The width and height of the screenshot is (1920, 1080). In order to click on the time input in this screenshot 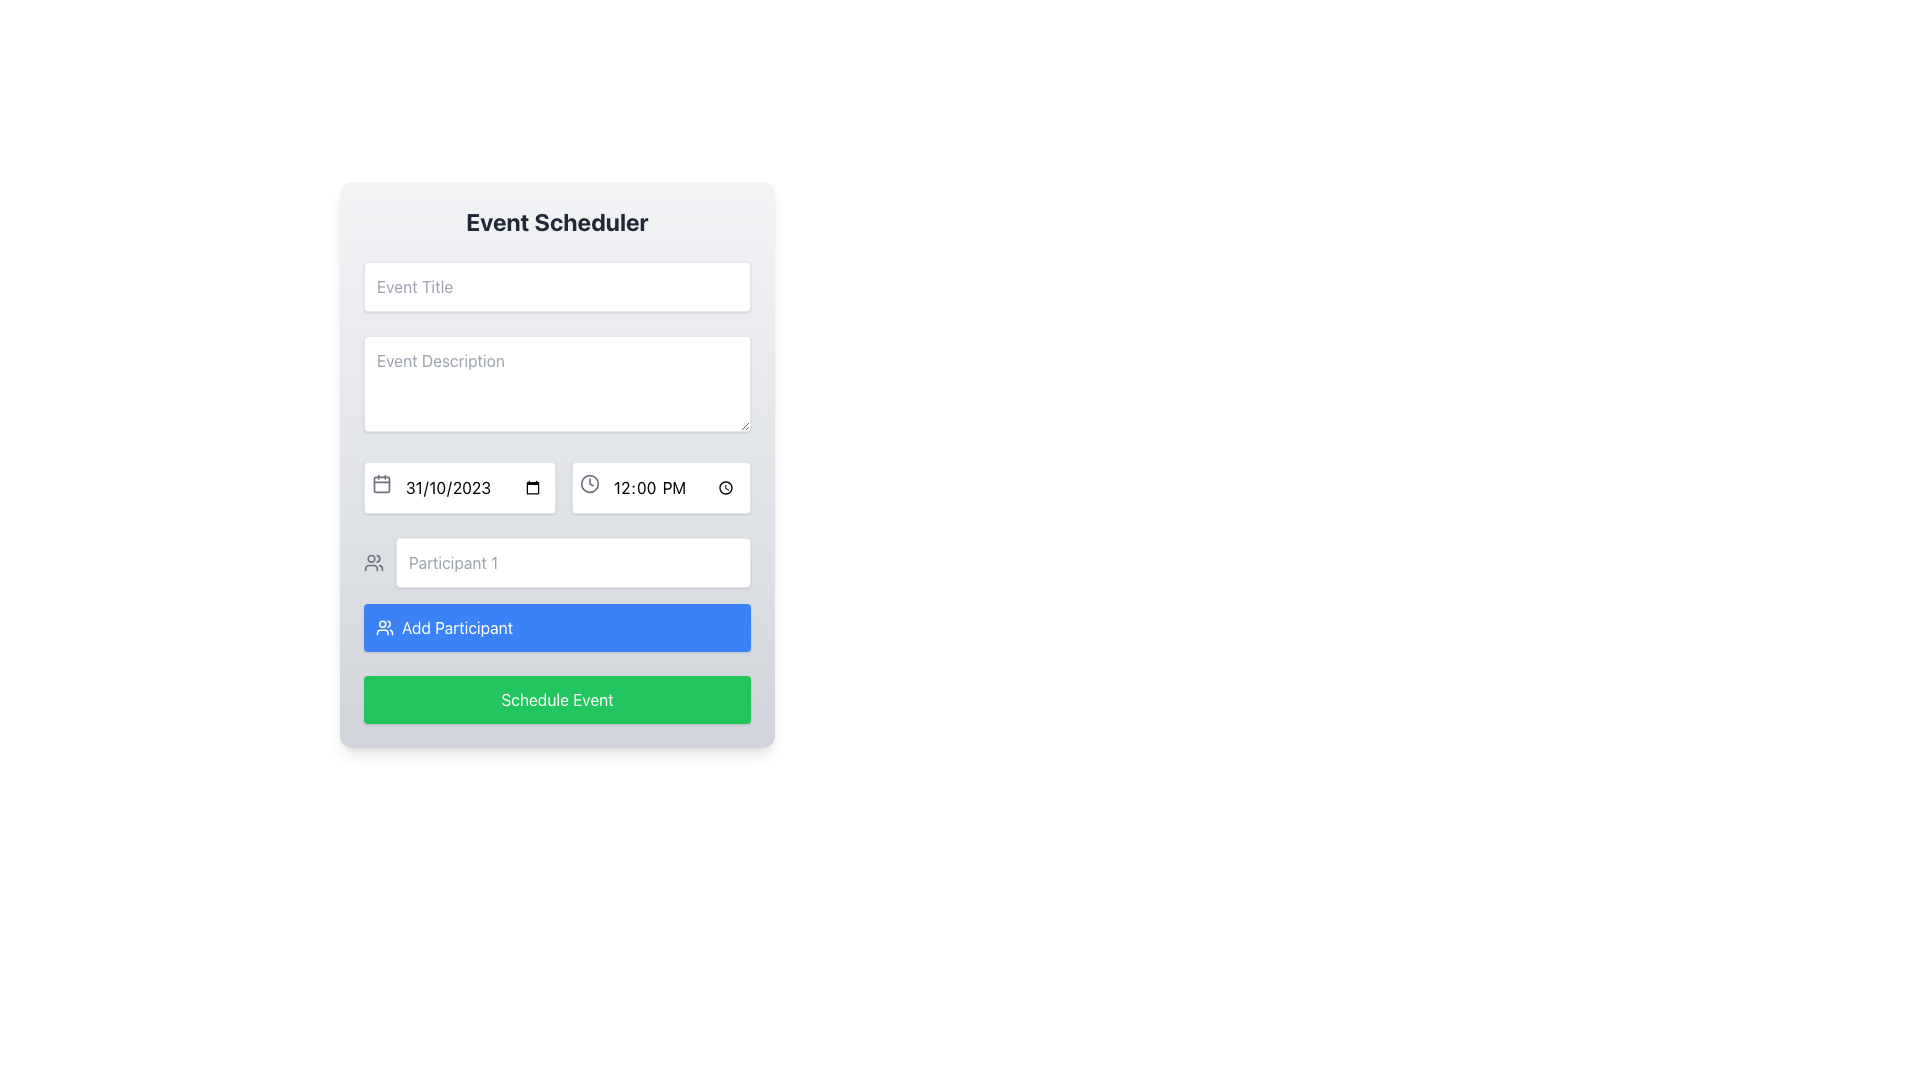, I will do `click(661, 488)`.